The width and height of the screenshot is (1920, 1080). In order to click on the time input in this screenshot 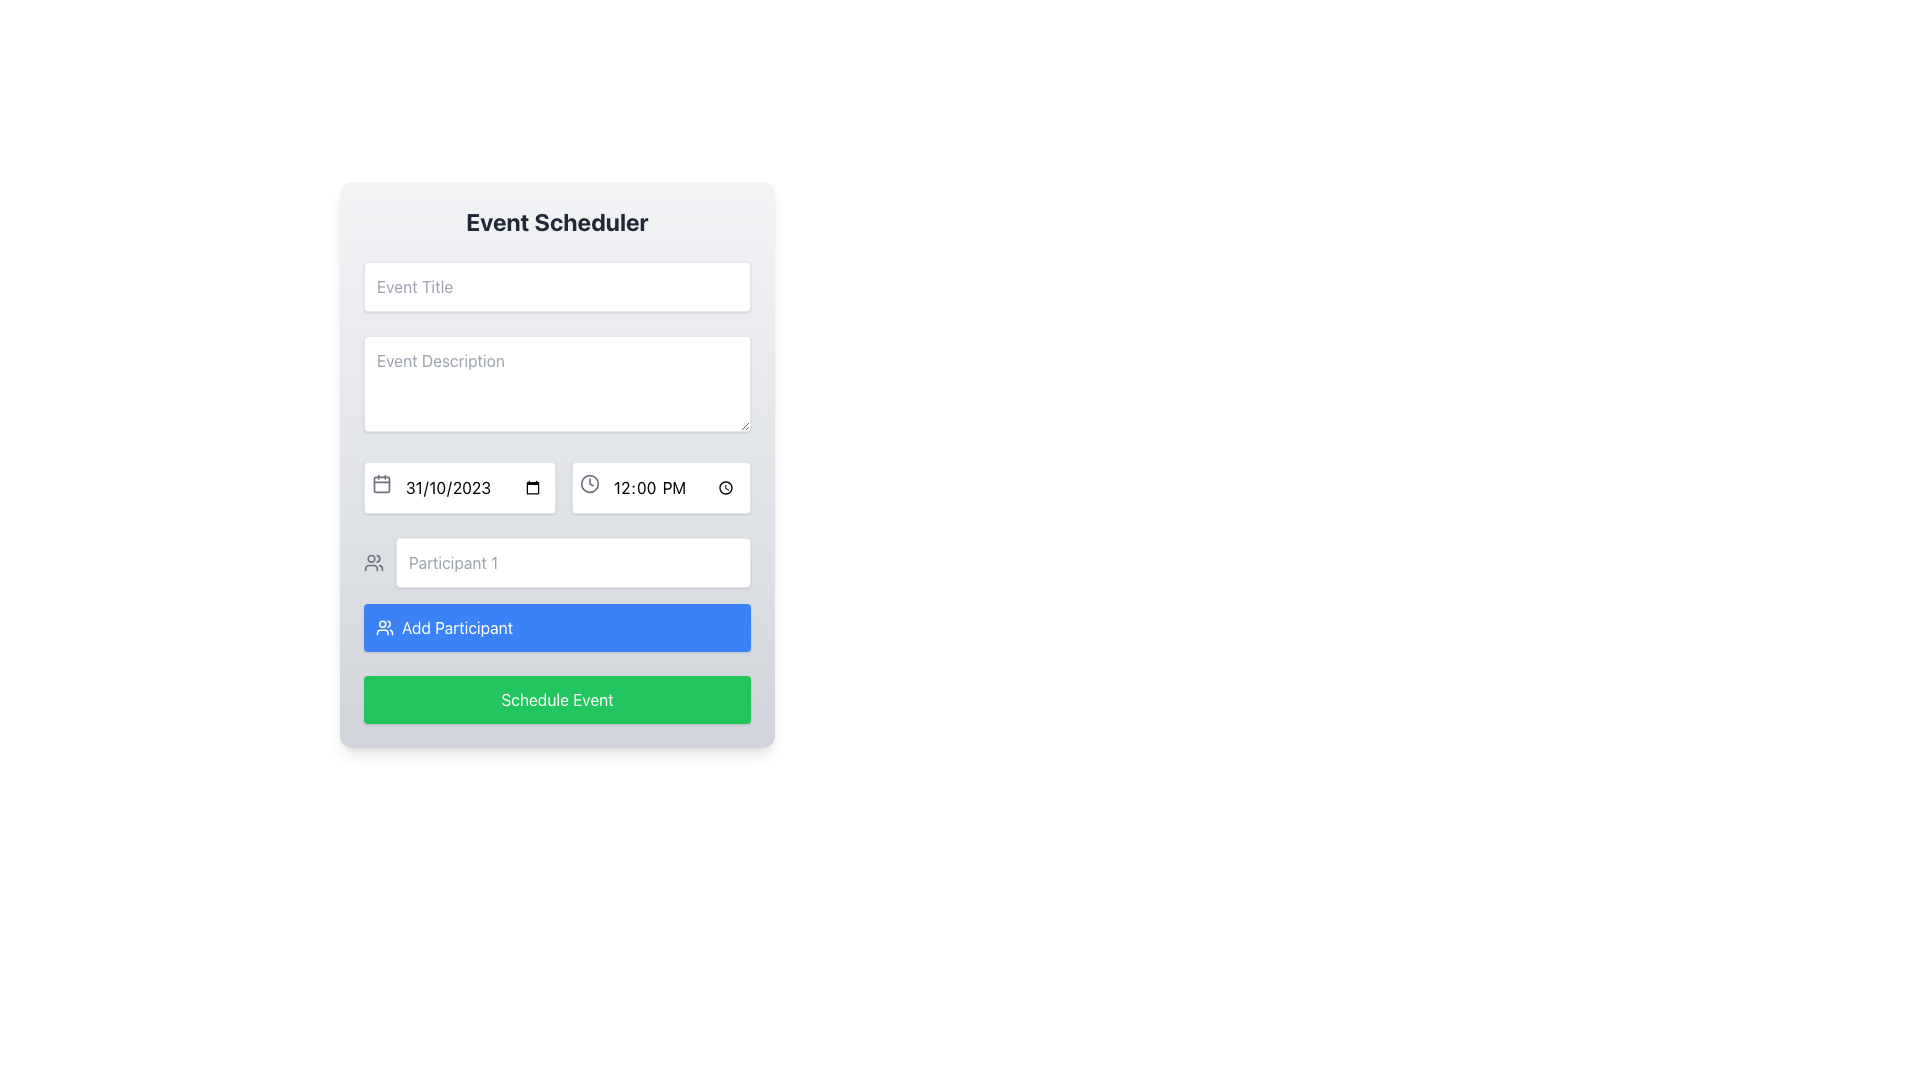, I will do `click(661, 488)`.